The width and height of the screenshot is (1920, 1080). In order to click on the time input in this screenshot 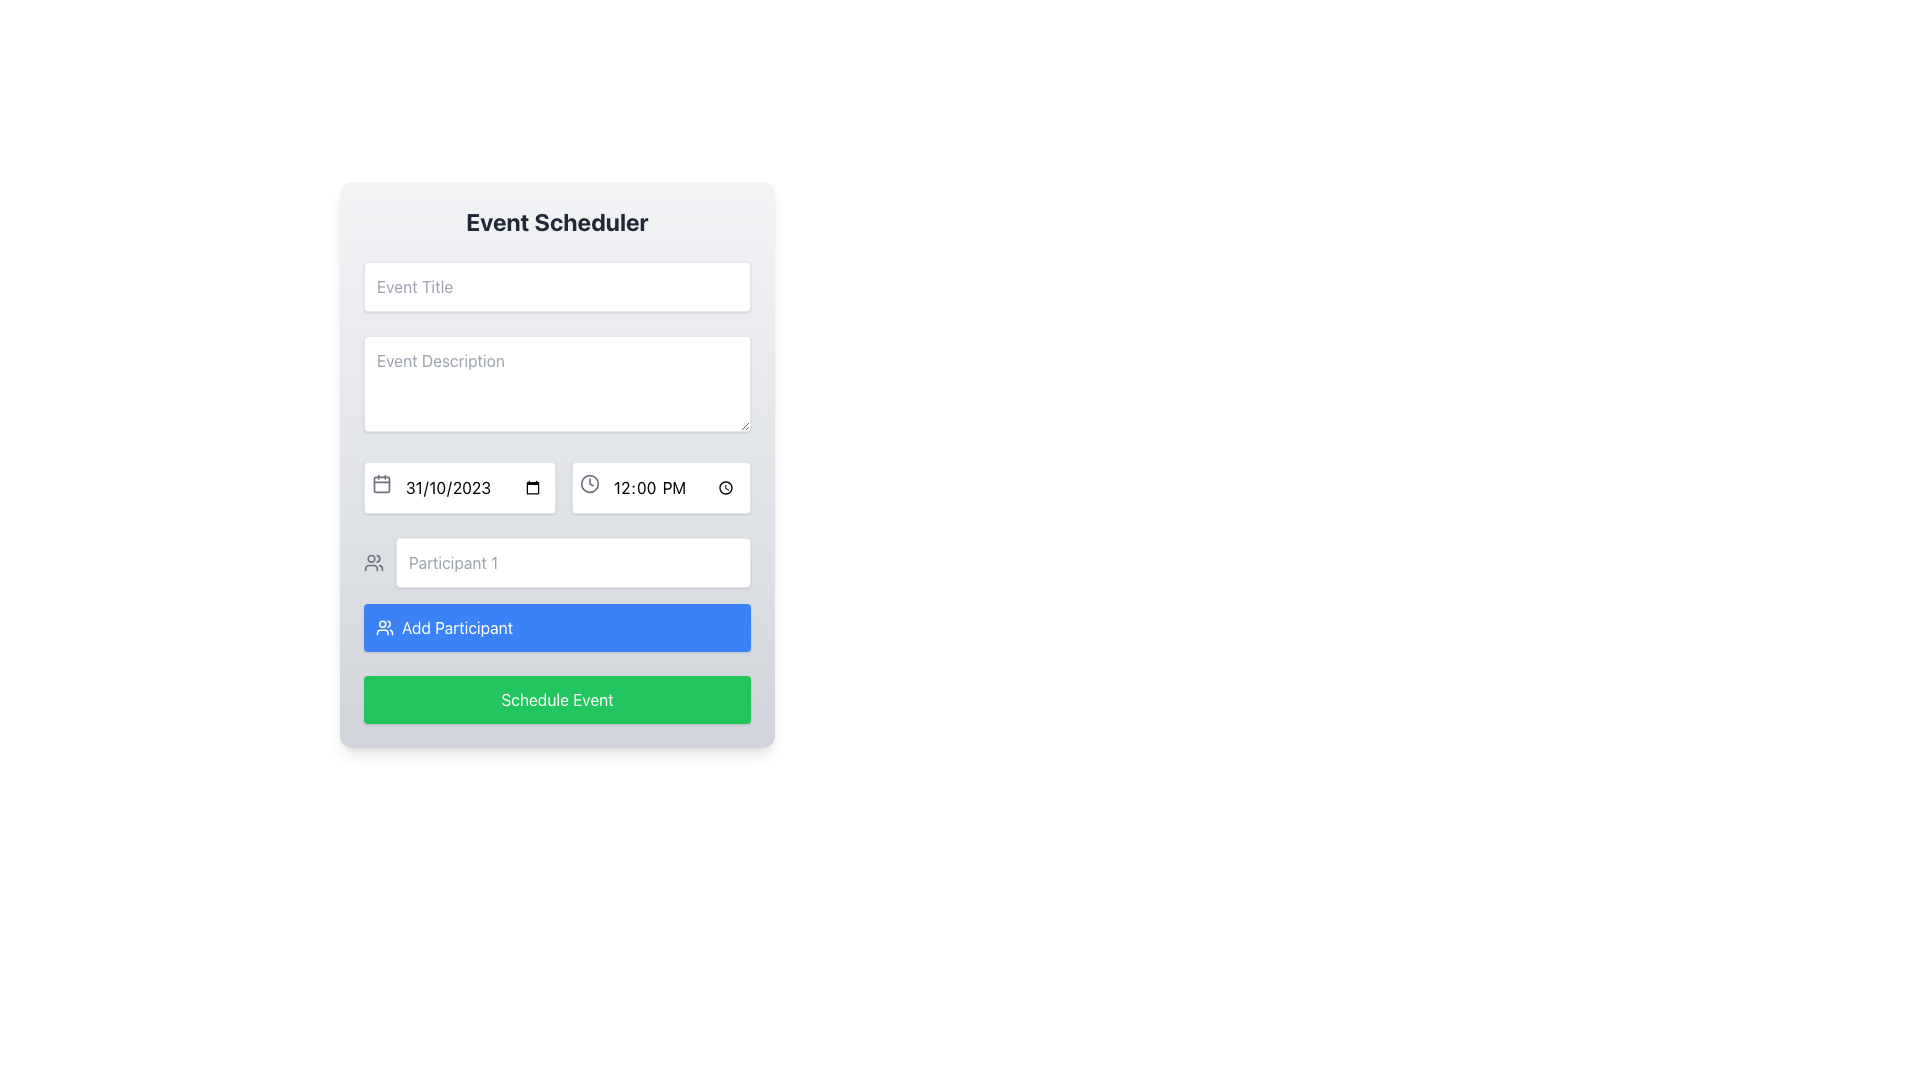, I will do `click(661, 488)`.